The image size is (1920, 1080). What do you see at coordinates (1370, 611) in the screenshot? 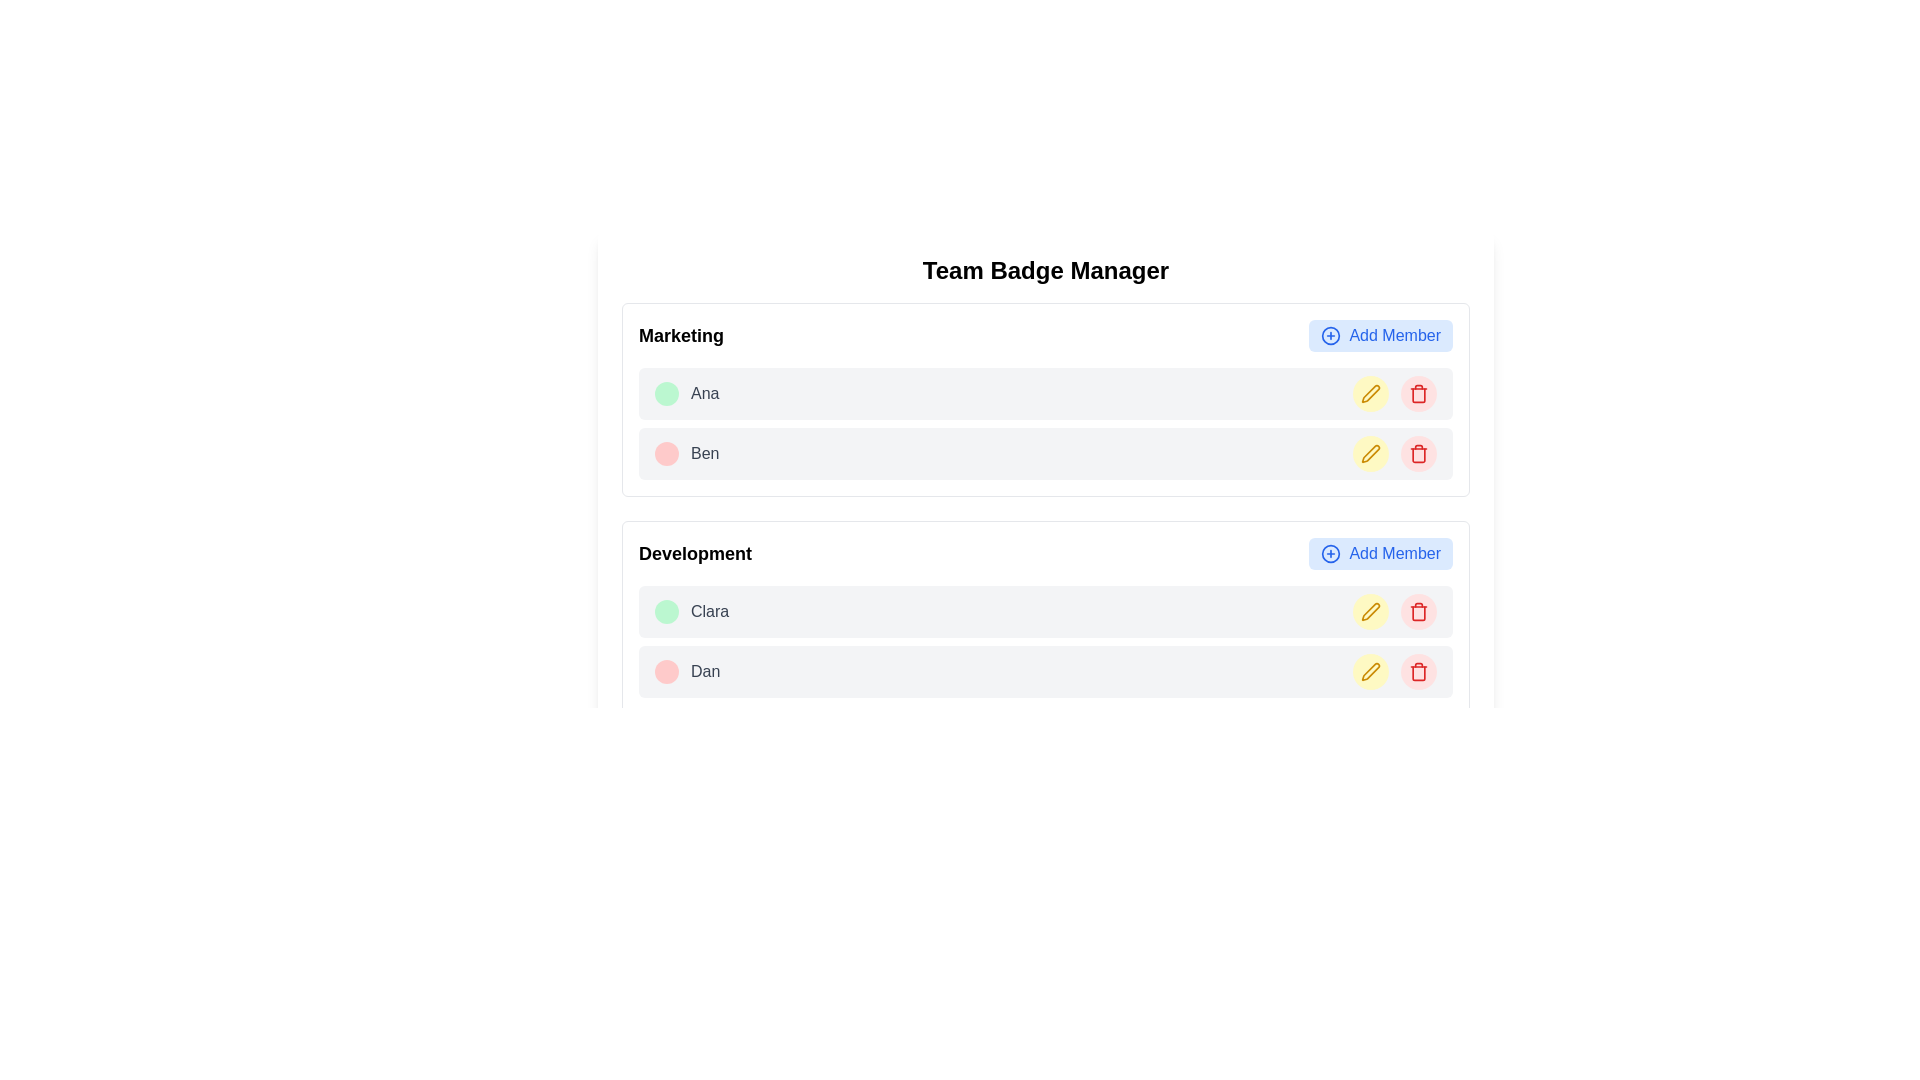
I see `the edit button located in the 'Development' section, which is the second button from the left in a horizontal group of three buttons` at bounding box center [1370, 611].